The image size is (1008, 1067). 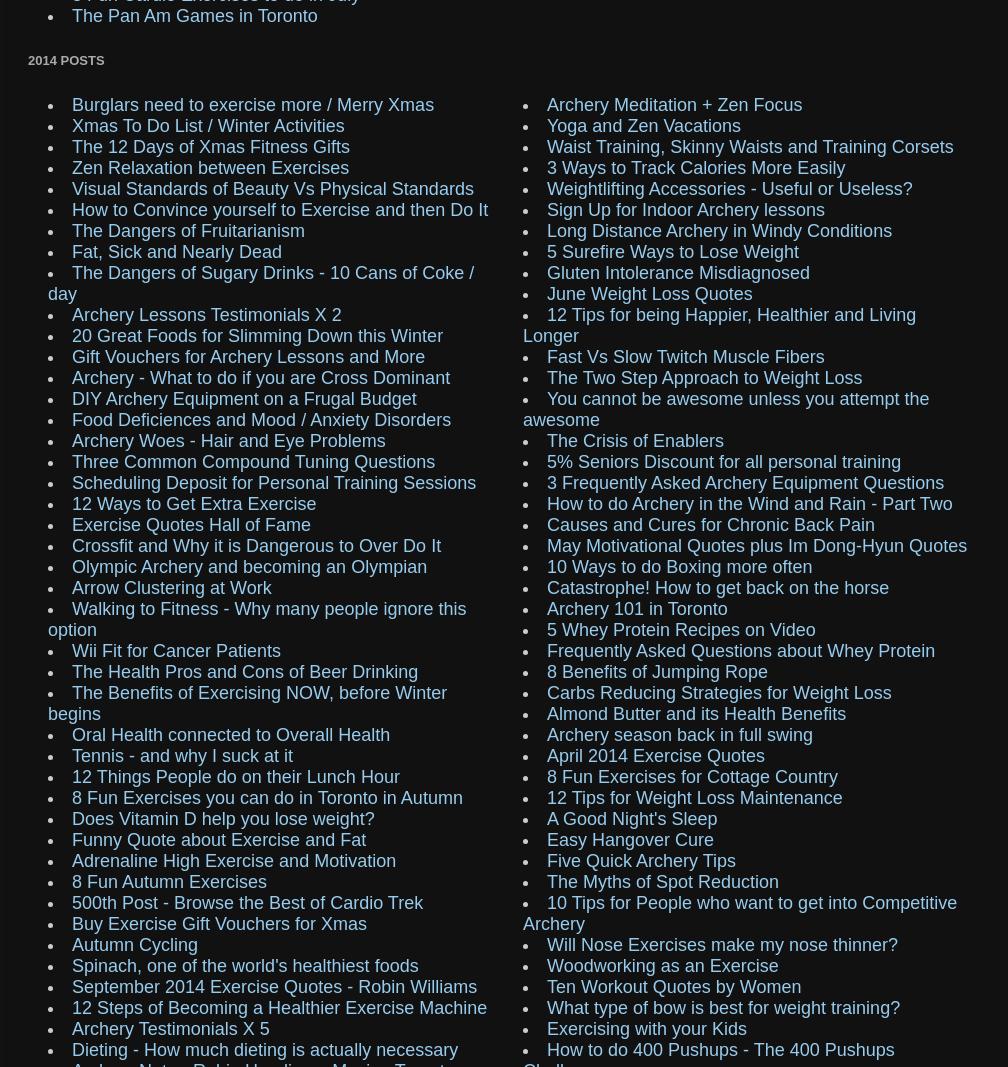 I want to click on 'The Benefits of Exercising NOW, before Winter begins', so click(x=247, y=702).